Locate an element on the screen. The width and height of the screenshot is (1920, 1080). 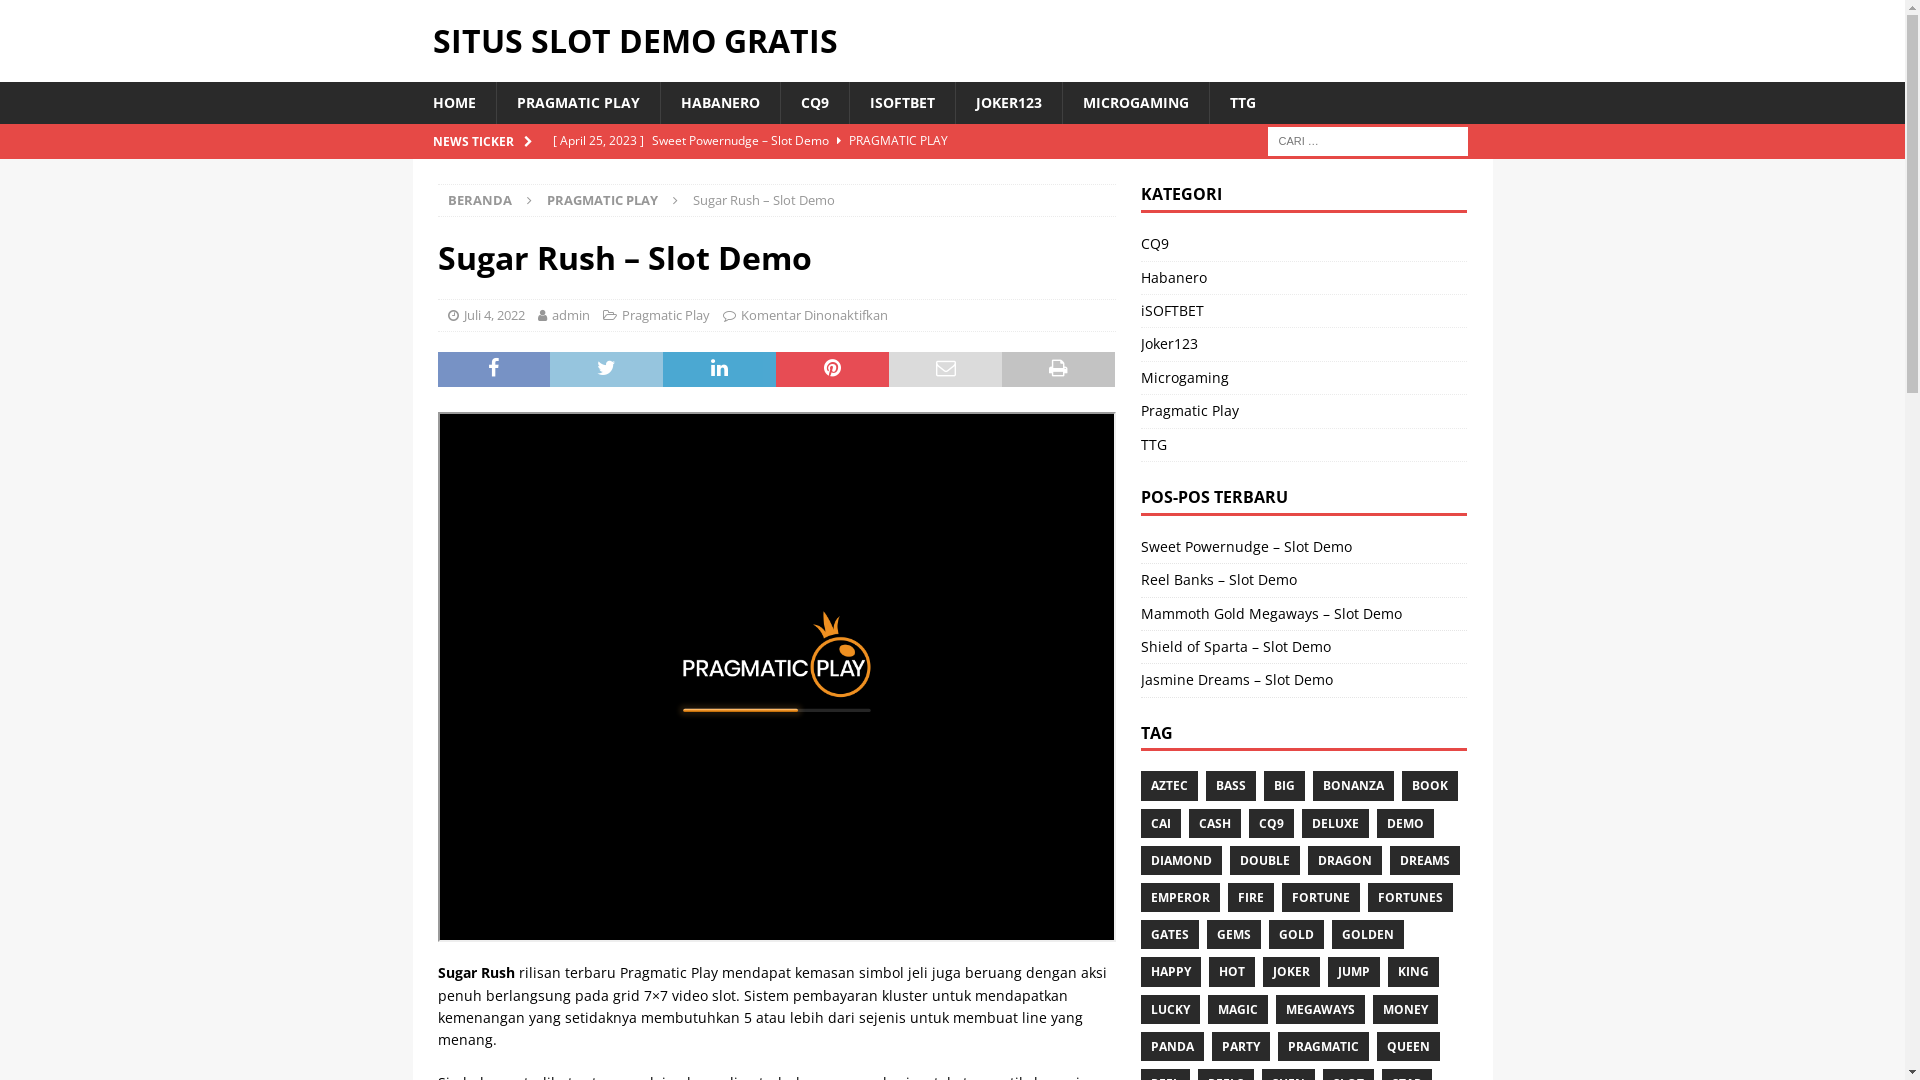
'DRAGON' is located at coordinates (1344, 859).